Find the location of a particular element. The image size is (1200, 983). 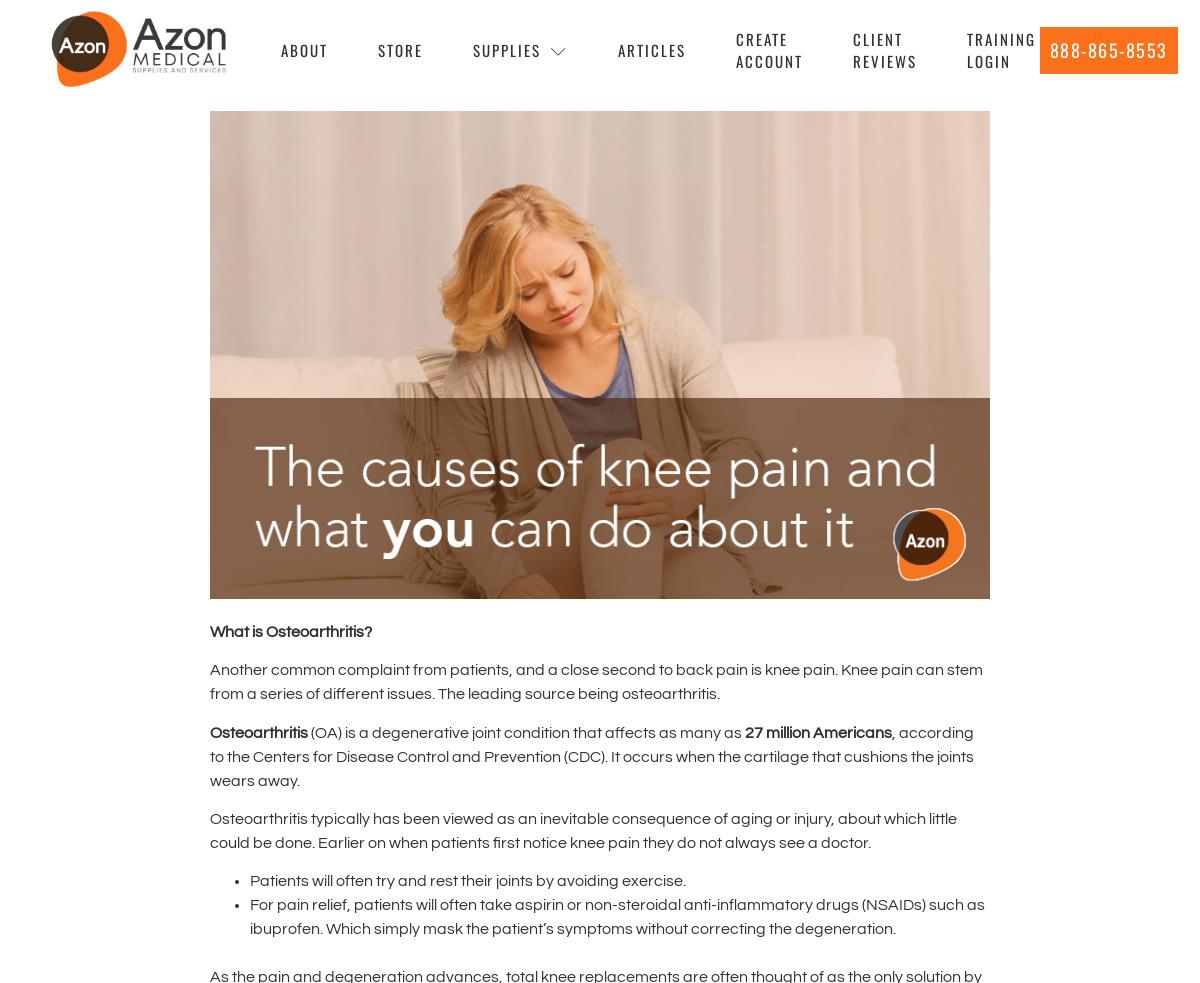

'For pain relief, patients will often take aspirin or non-steroidal anti-inflammatory drugs (NSAIDs) such as ibuprofen. Which simply mask the patient’s symptoms without correcting the degeneration.' is located at coordinates (617, 917).